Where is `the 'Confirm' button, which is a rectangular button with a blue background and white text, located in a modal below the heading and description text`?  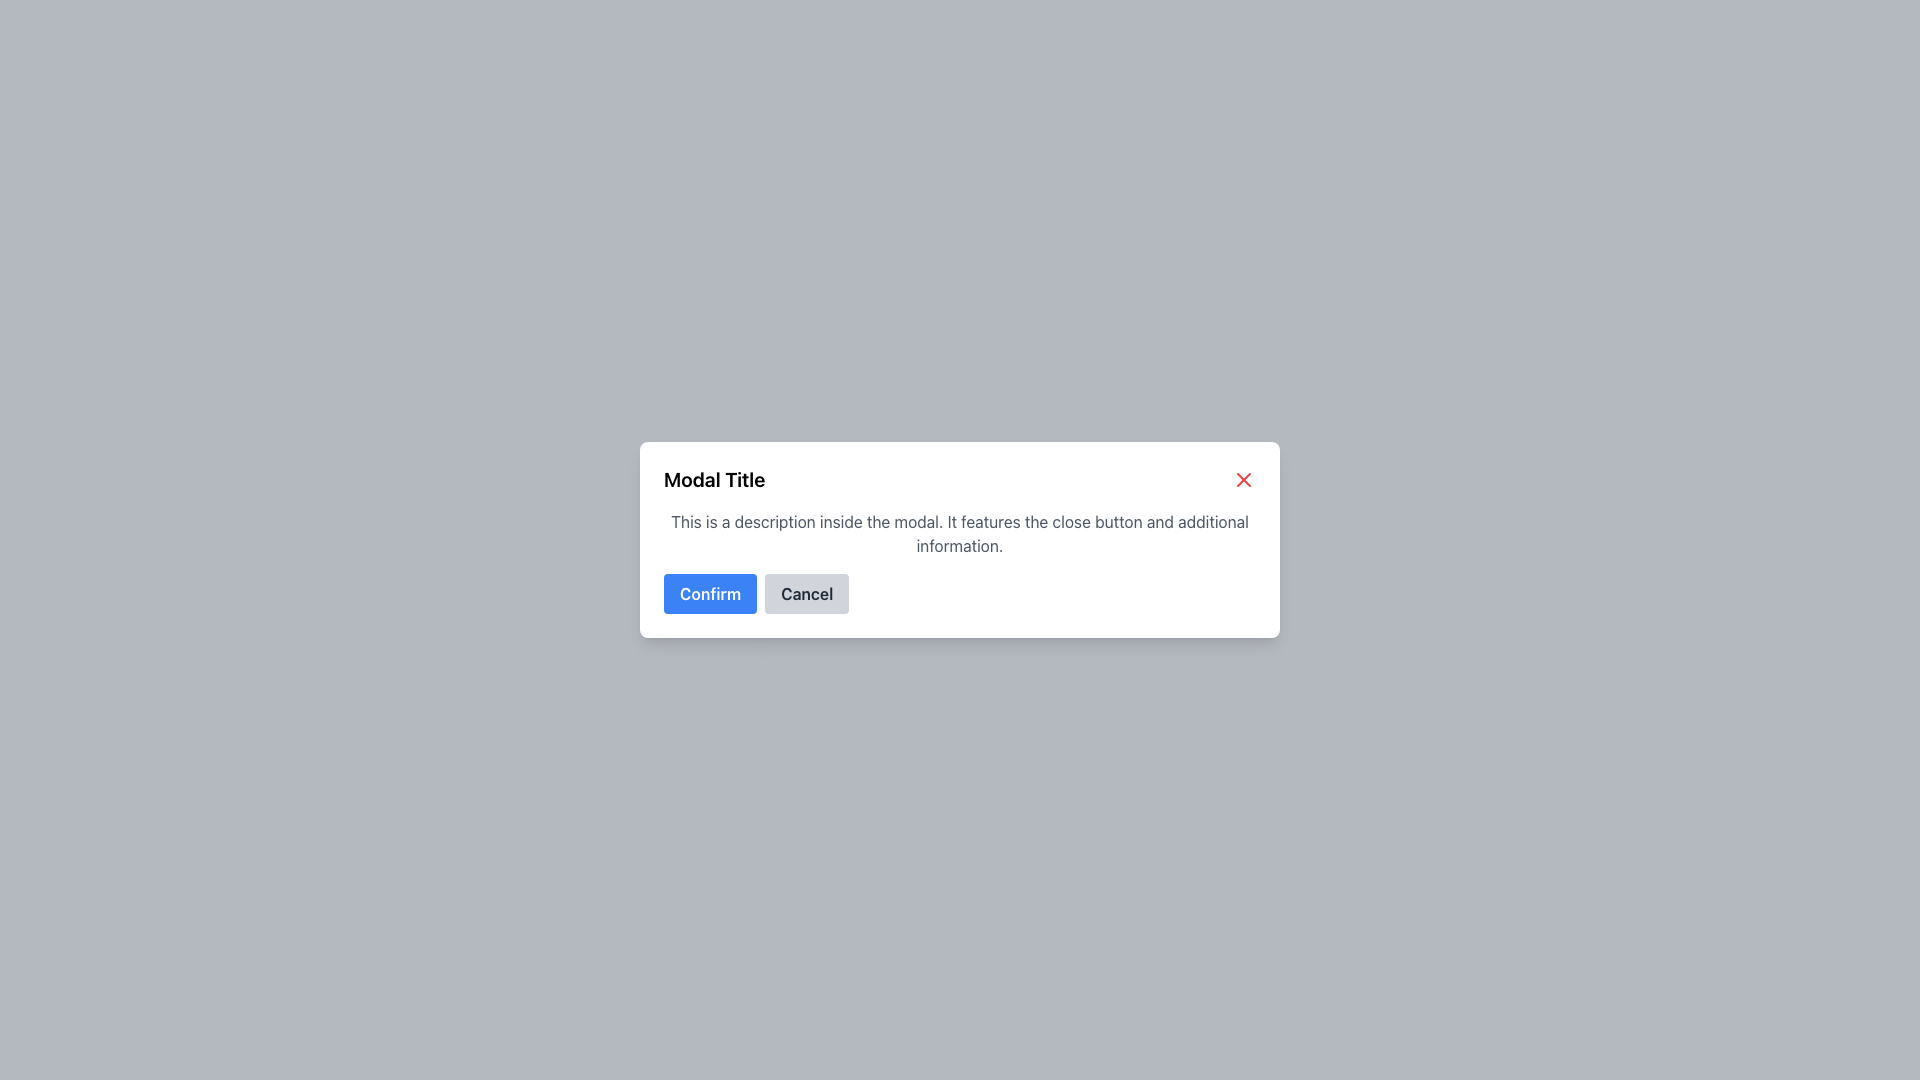 the 'Confirm' button, which is a rectangular button with a blue background and white text, located in a modal below the heading and description text is located at coordinates (710, 593).